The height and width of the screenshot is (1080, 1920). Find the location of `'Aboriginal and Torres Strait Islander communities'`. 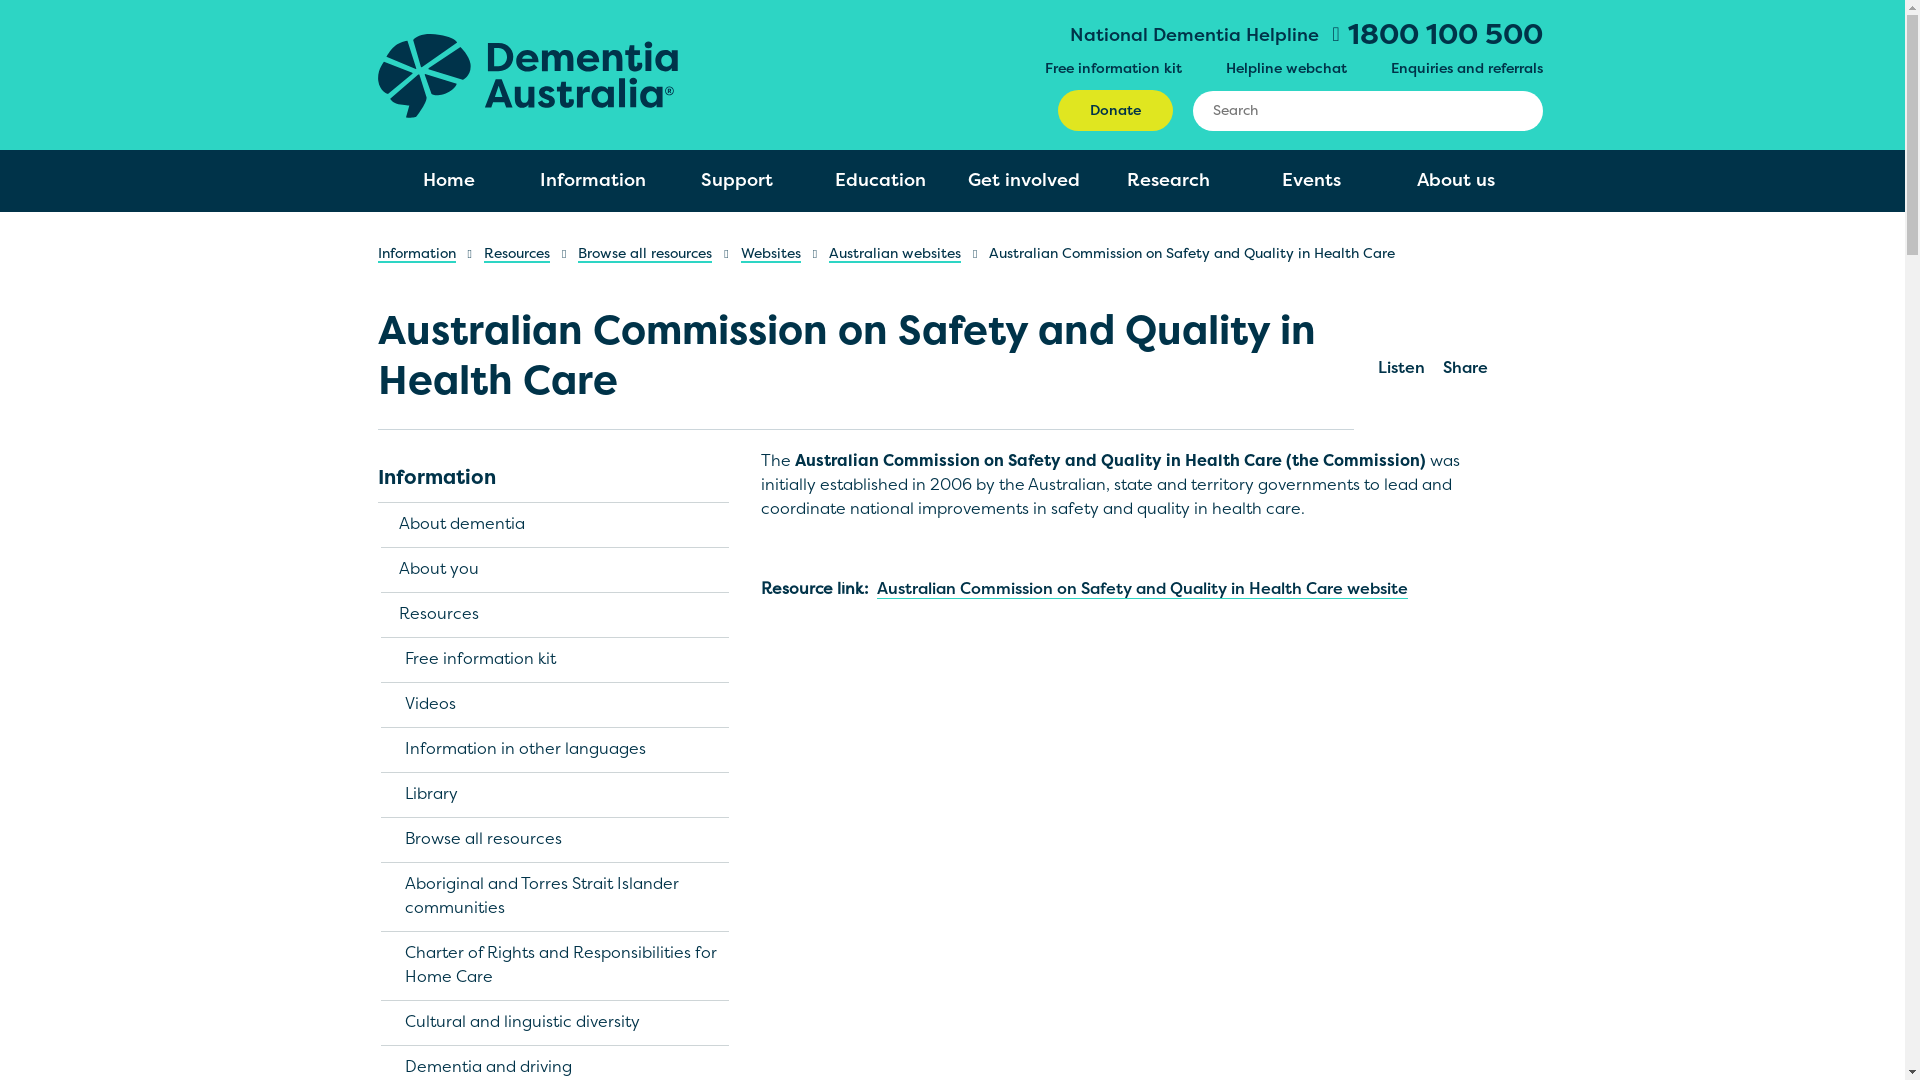

'Aboriginal and Torres Strait Islander communities' is located at coordinates (555, 896).